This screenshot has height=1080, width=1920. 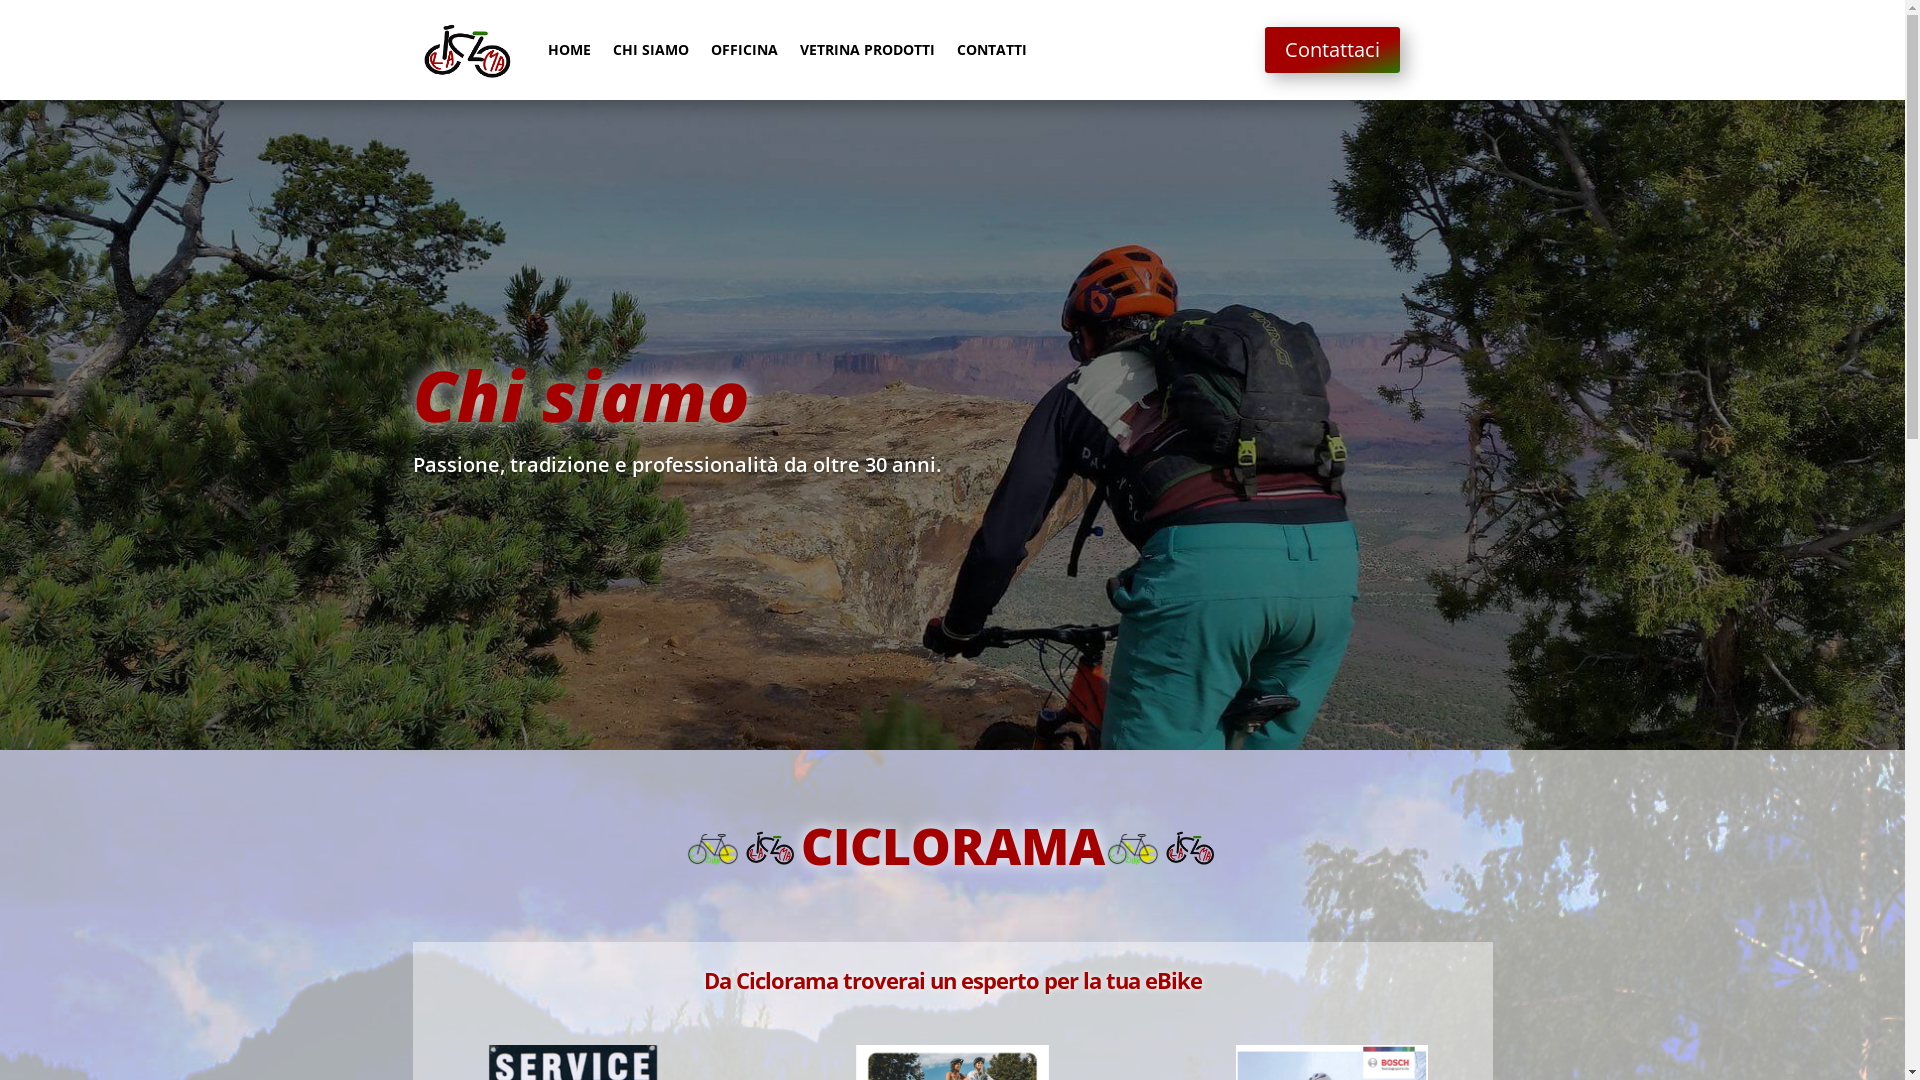 What do you see at coordinates (547, 49) in the screenshot?
I see `'HOME'` at bounding box center [547, 49].